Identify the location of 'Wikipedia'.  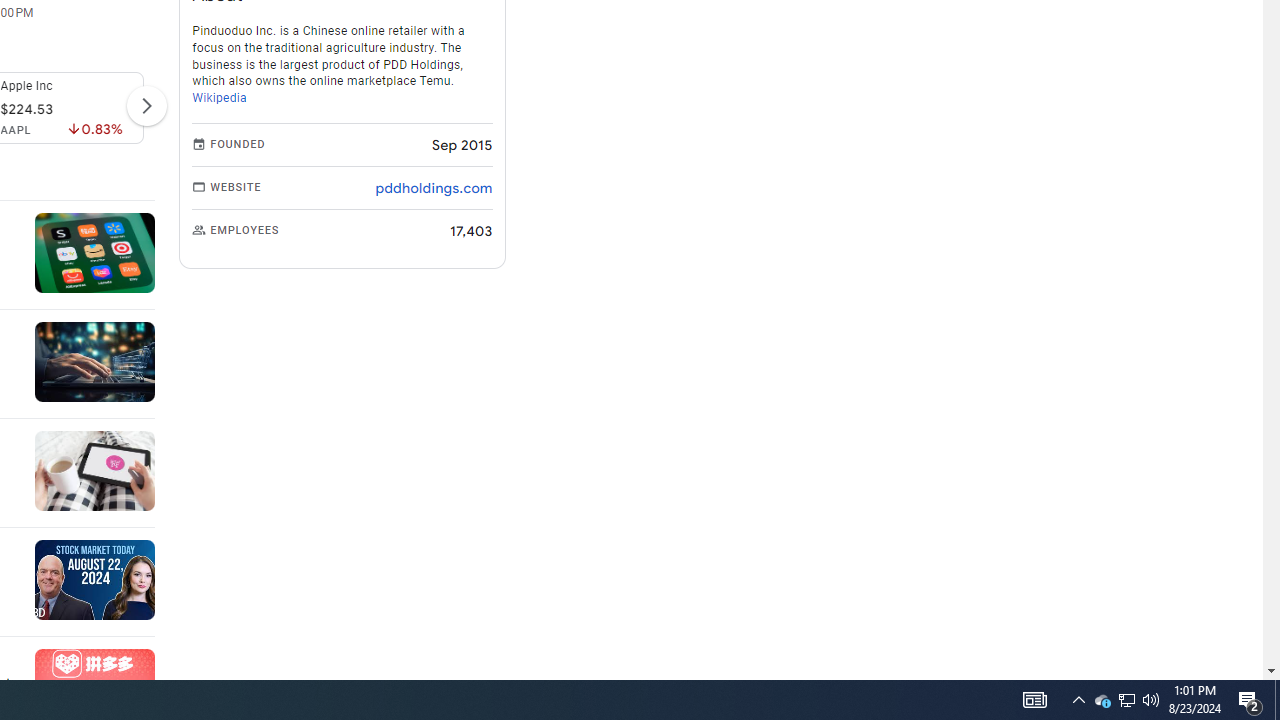
(219, 98).